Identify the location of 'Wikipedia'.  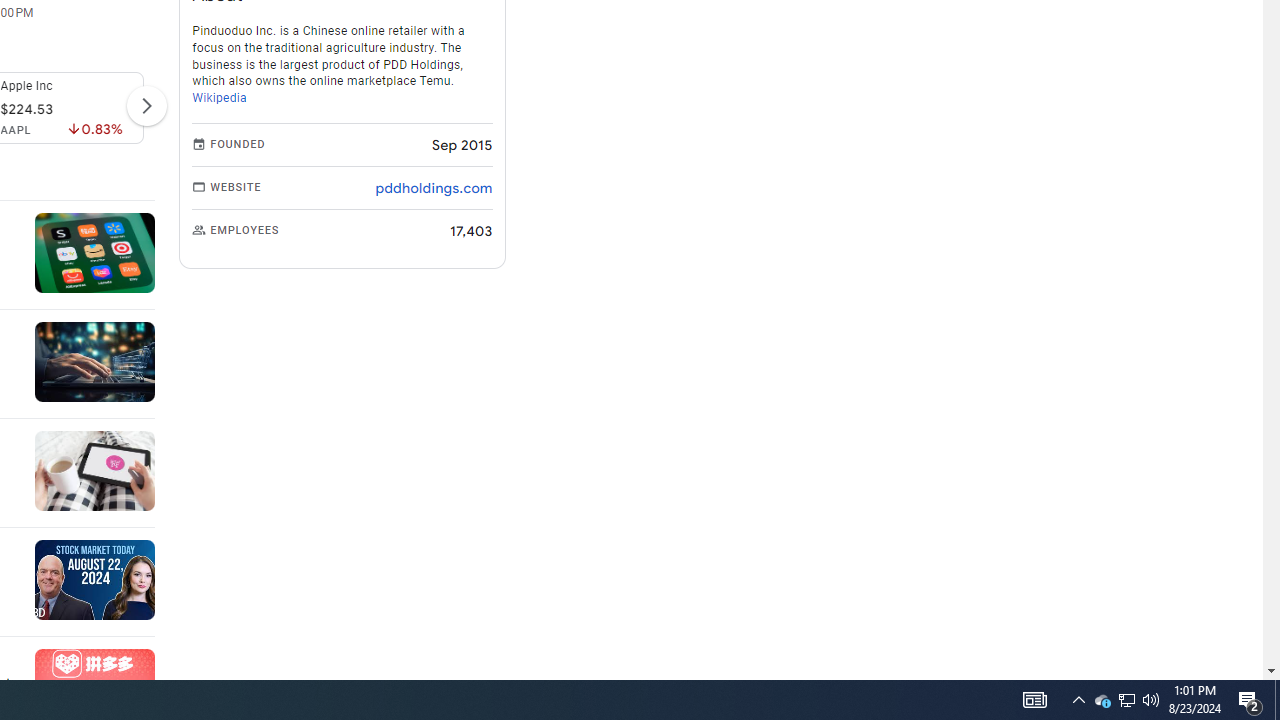
(219, 98).